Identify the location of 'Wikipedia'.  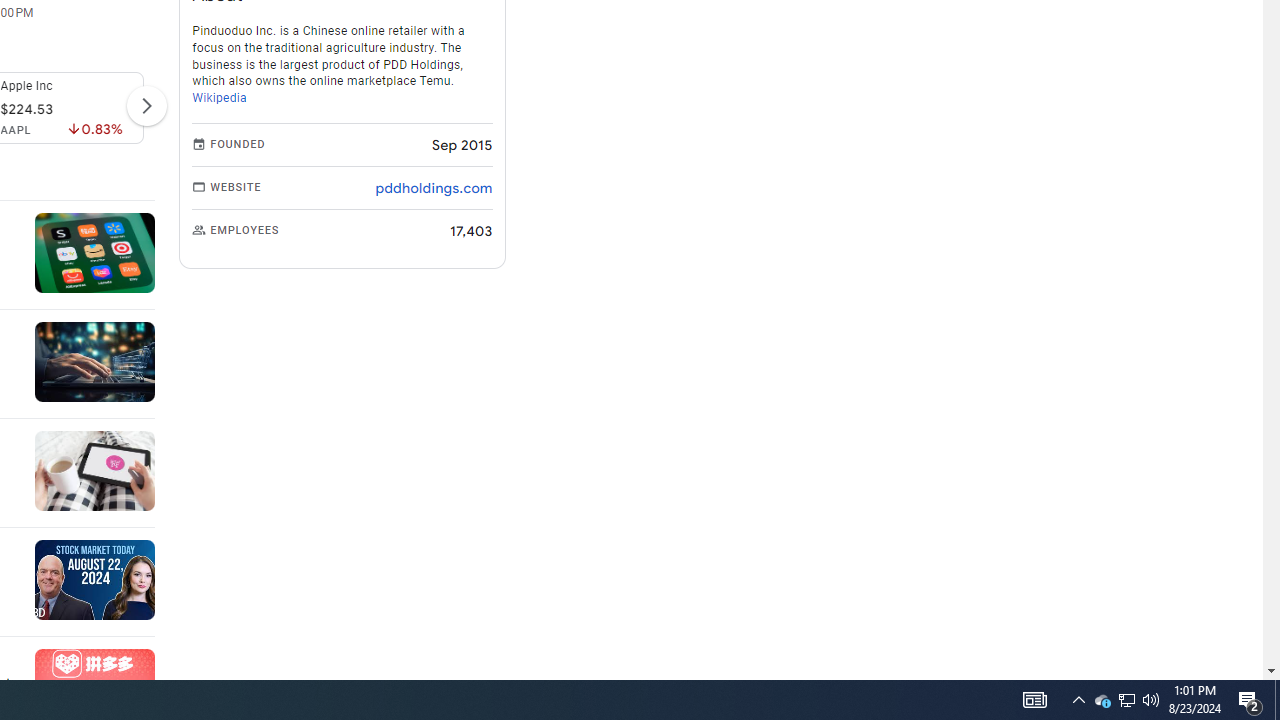
(219, 98).